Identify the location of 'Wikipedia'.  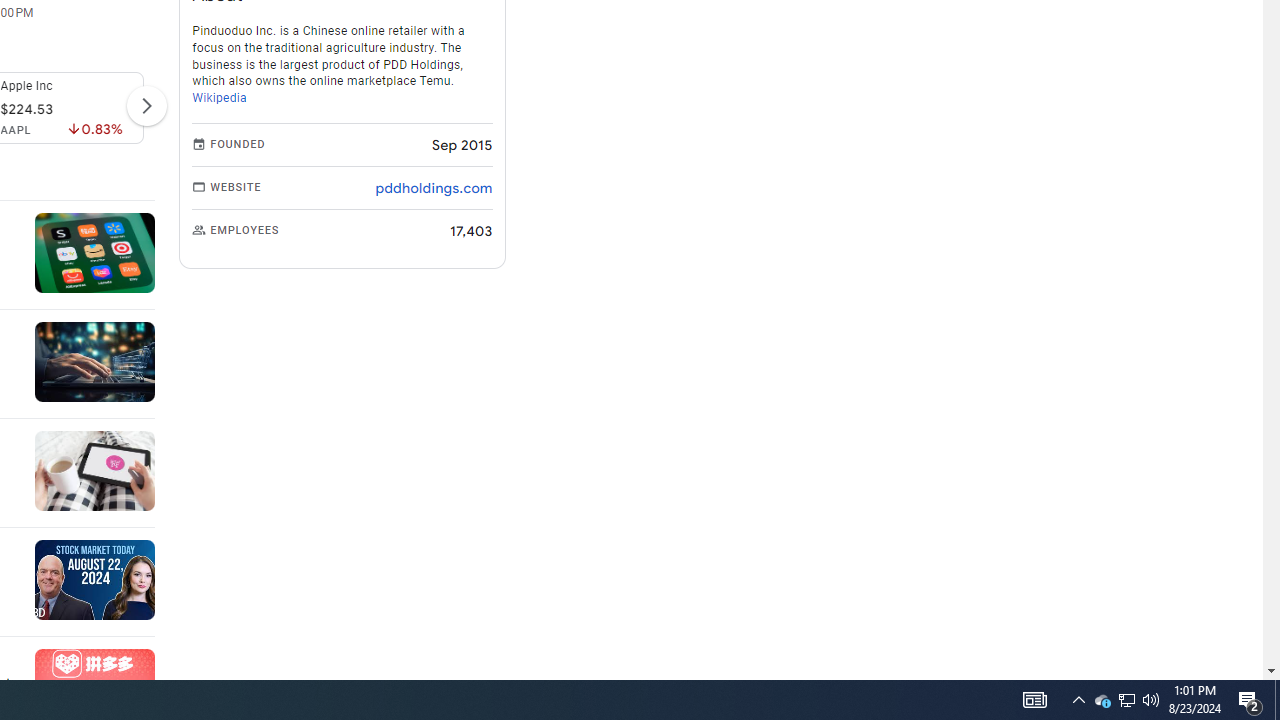
(219, 98).